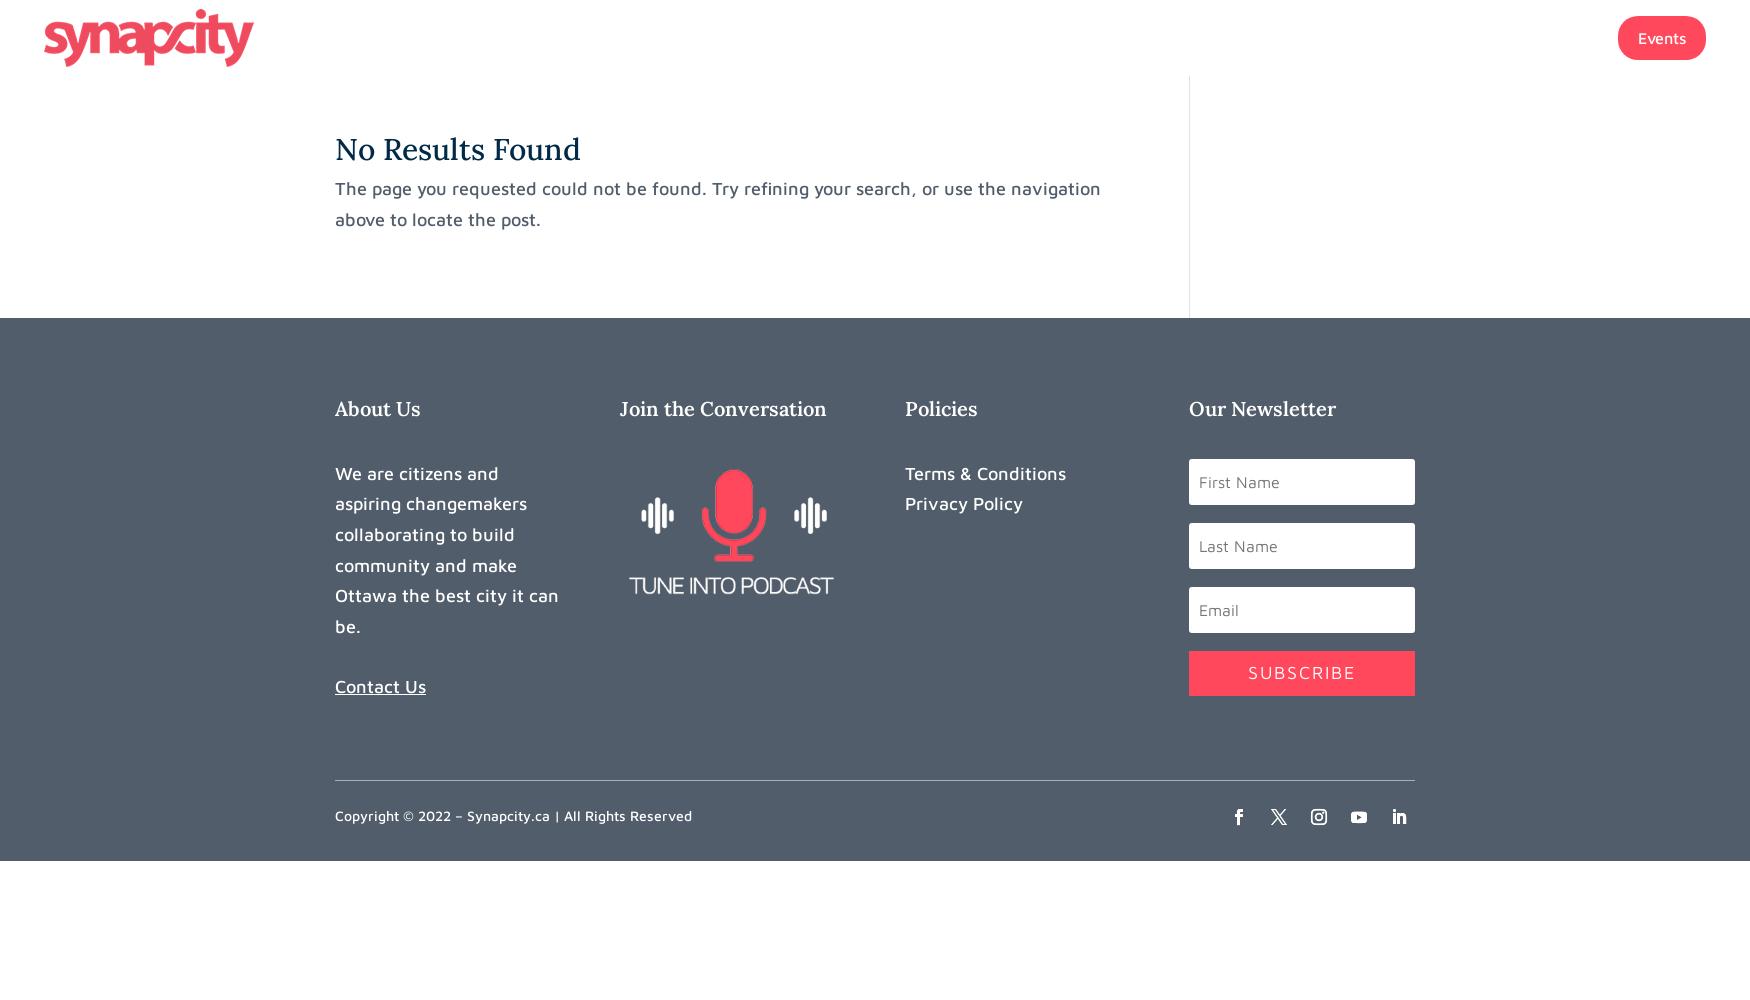  What do you see at coordinates (512, 813) in the screenshot?
I see `'Copyright © 2022 – Synapcity.ca | All Rights Reserved'` at bounding box center [512, 813].